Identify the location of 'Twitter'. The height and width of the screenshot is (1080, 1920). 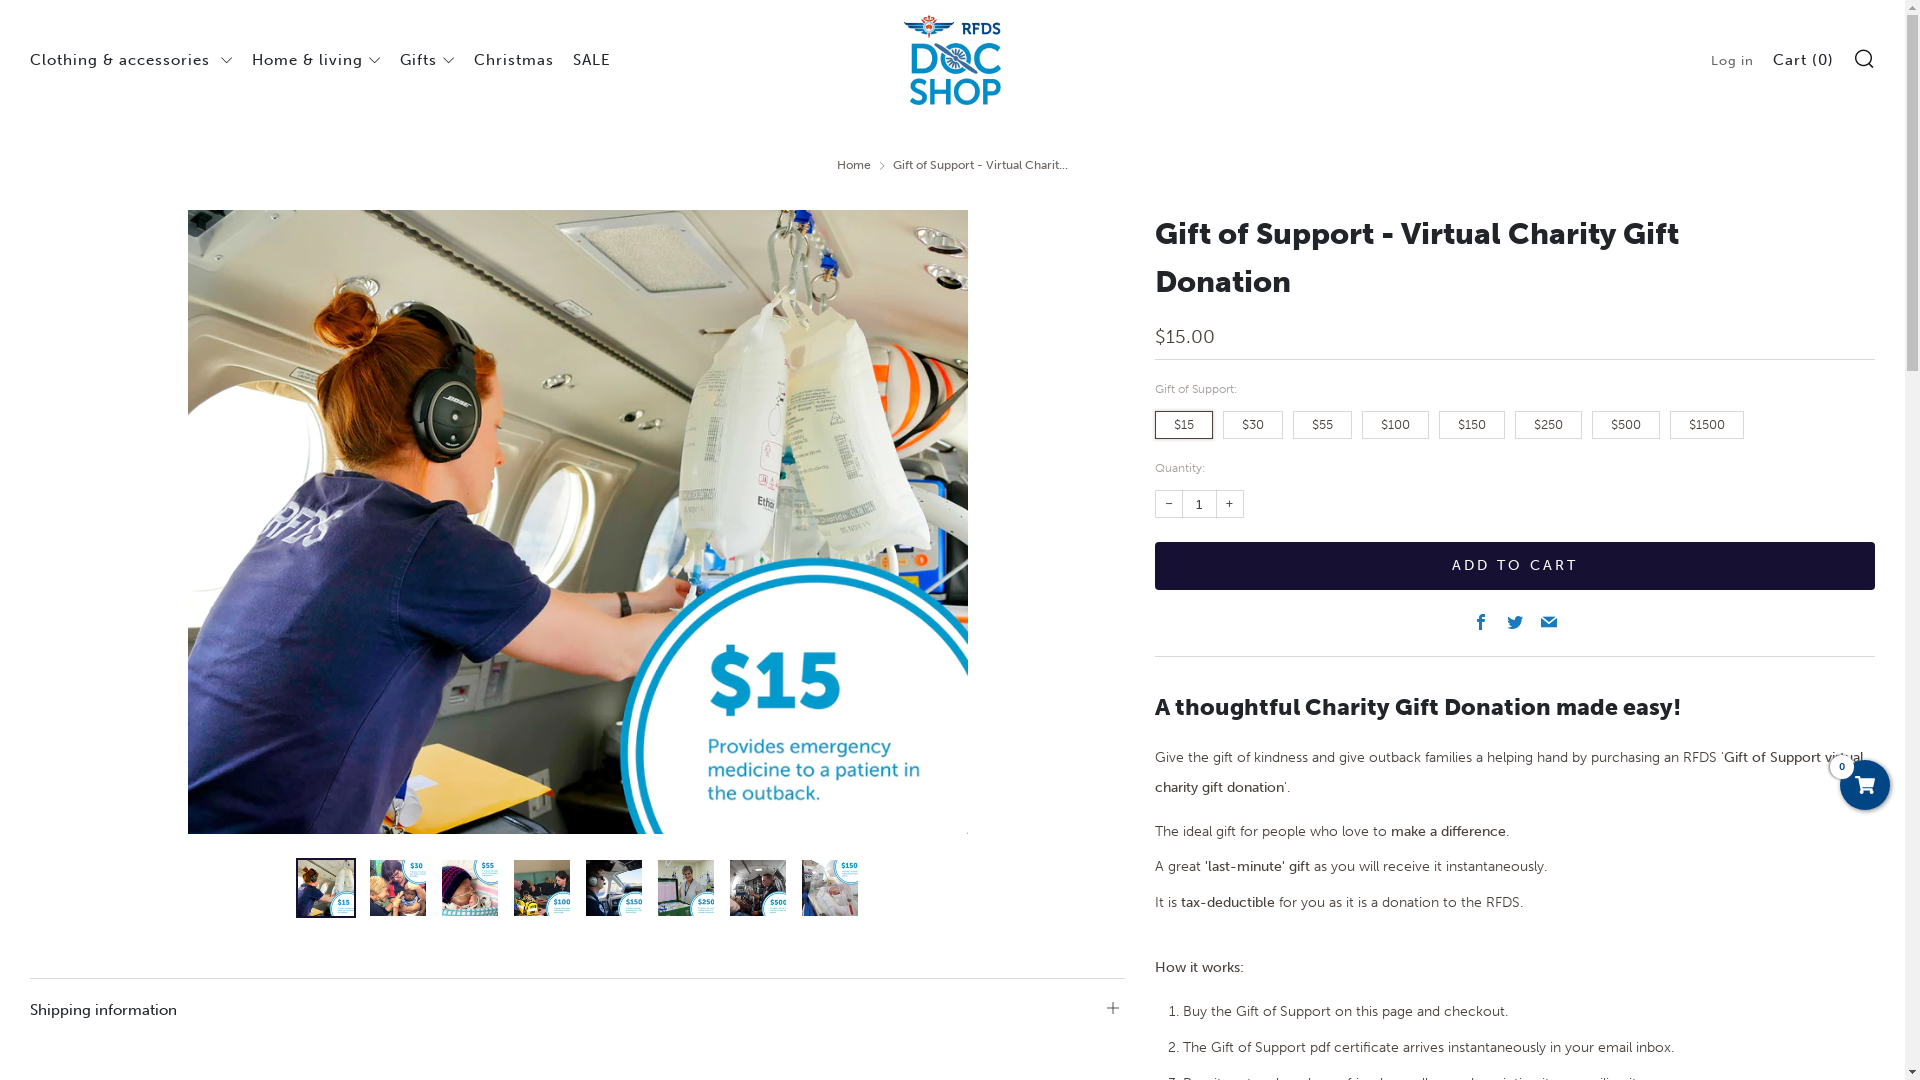
(1507, 622).